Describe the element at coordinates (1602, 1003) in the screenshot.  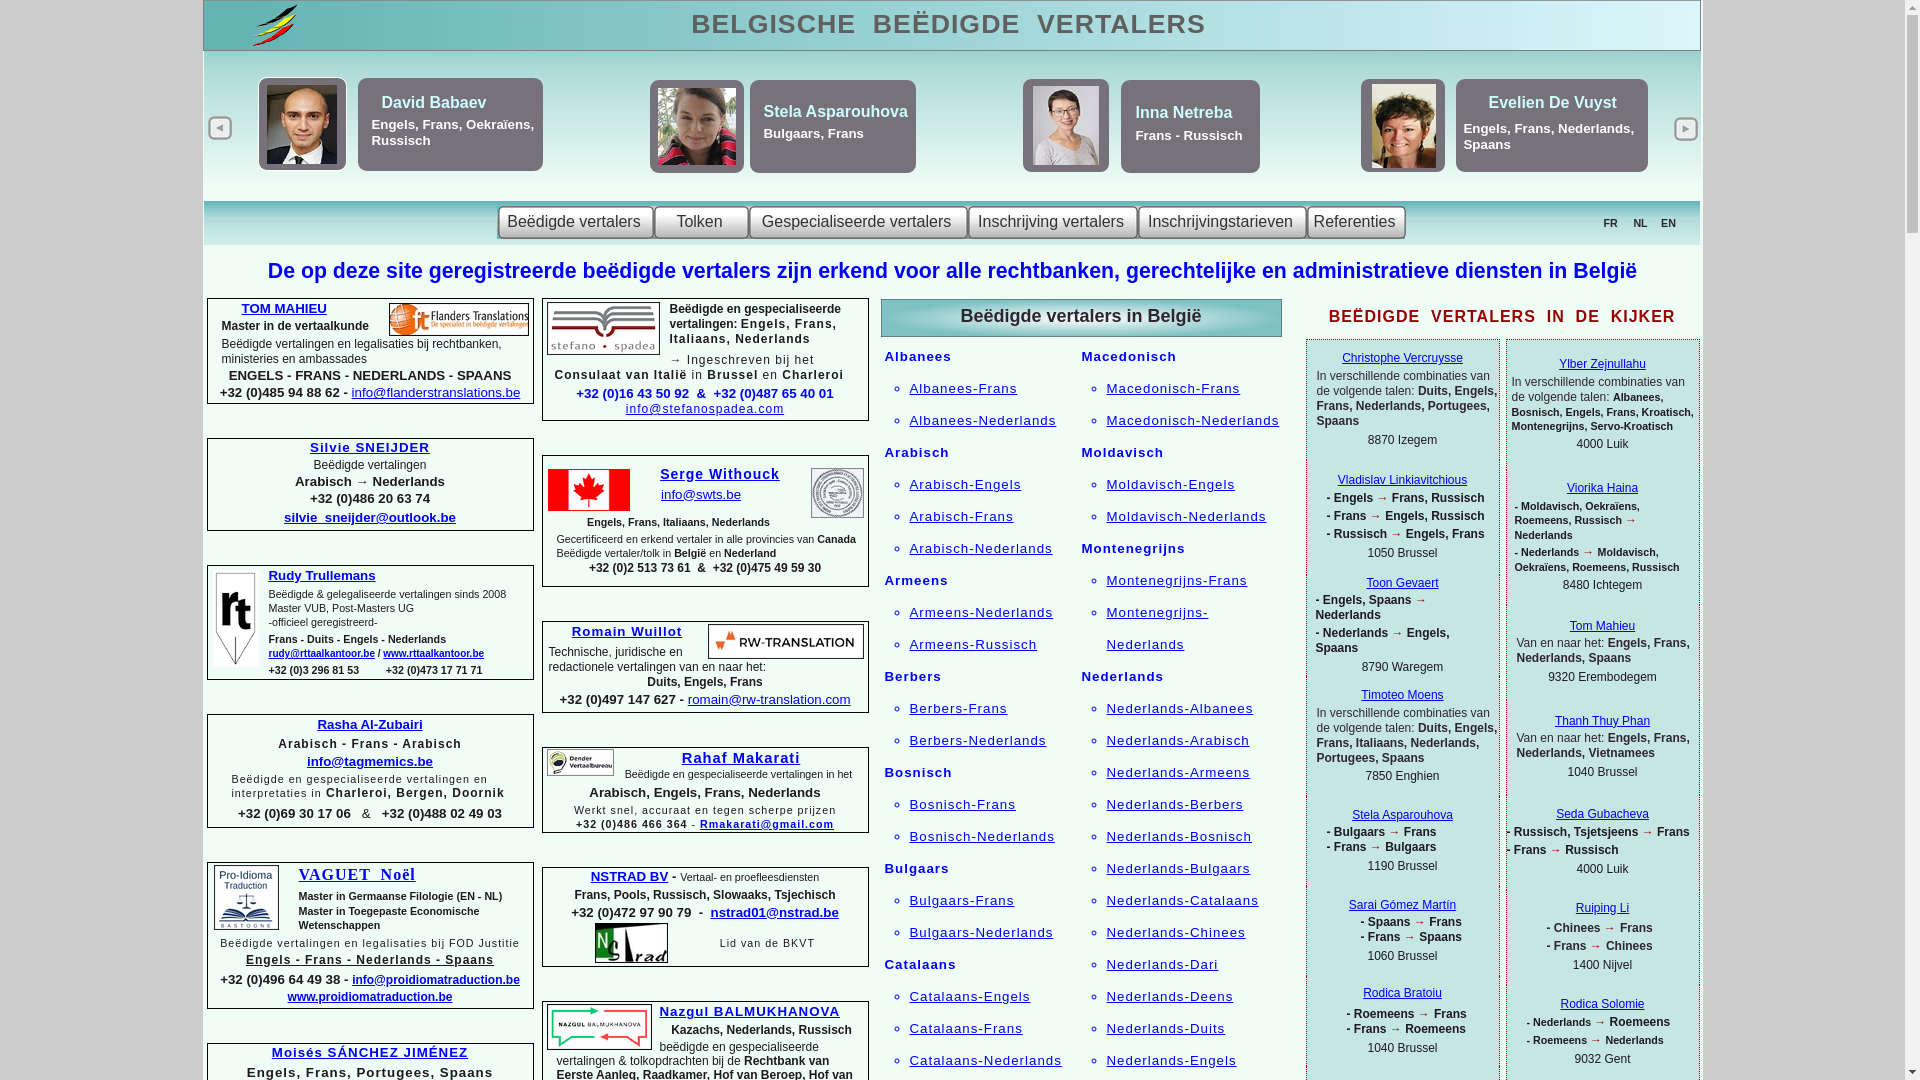
I see `'Rodica Solomie'` at that location.